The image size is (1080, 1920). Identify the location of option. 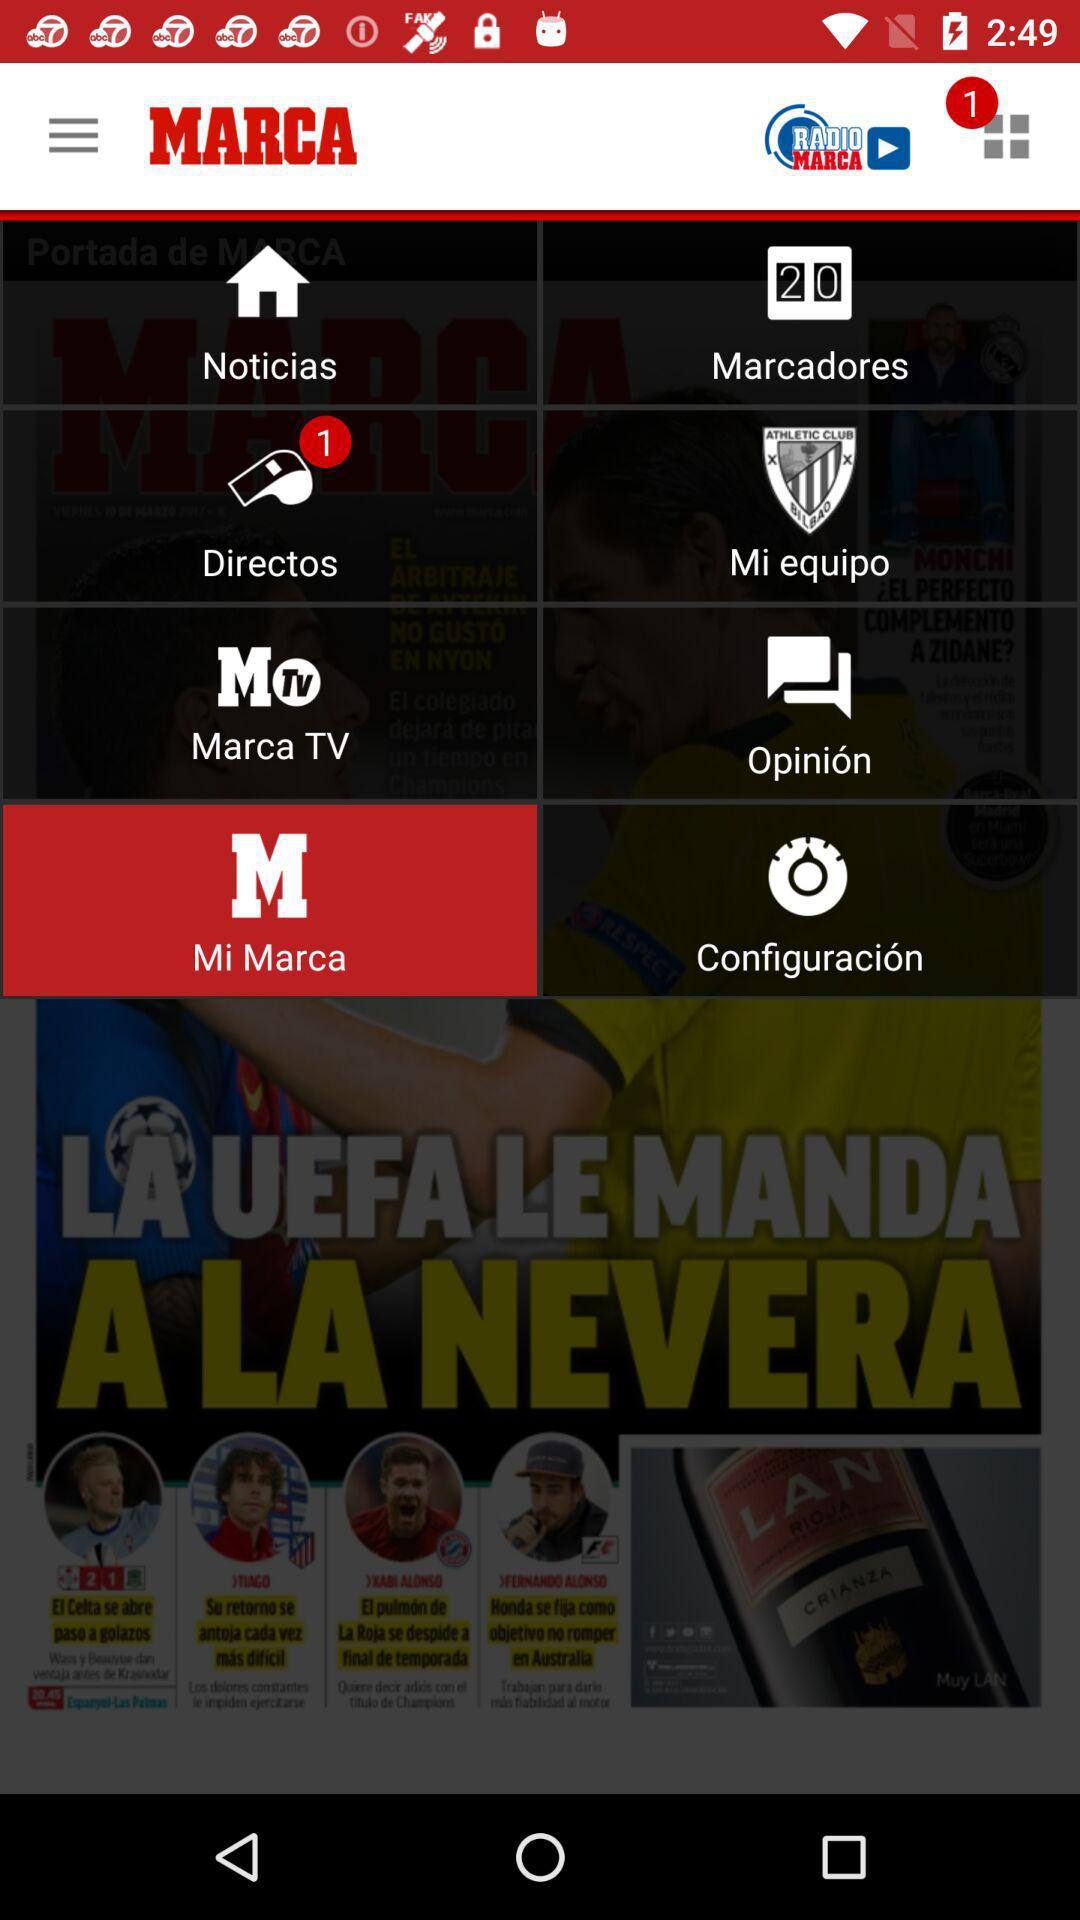
(270, 307).